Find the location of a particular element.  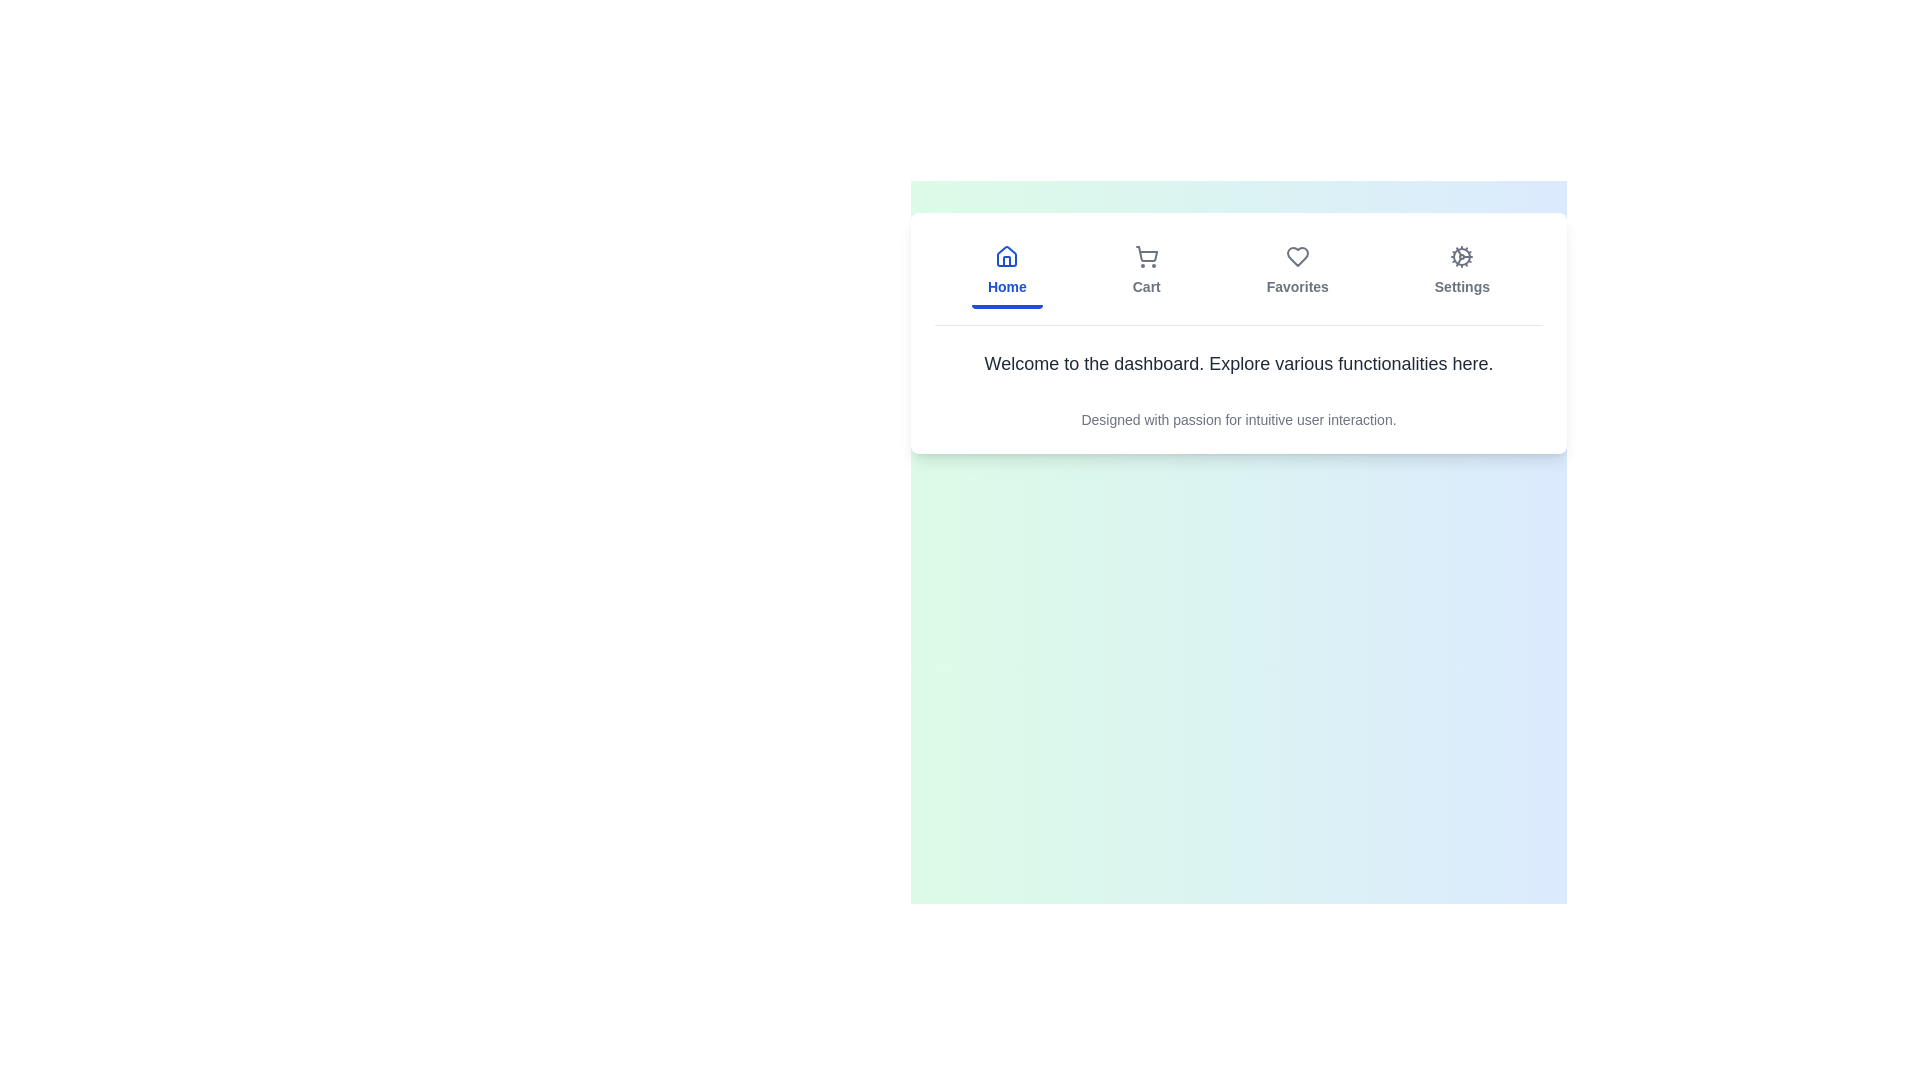

the heart icon in the 'Favorites' section of the top navigation bar is located at coordinates (1297, 256).